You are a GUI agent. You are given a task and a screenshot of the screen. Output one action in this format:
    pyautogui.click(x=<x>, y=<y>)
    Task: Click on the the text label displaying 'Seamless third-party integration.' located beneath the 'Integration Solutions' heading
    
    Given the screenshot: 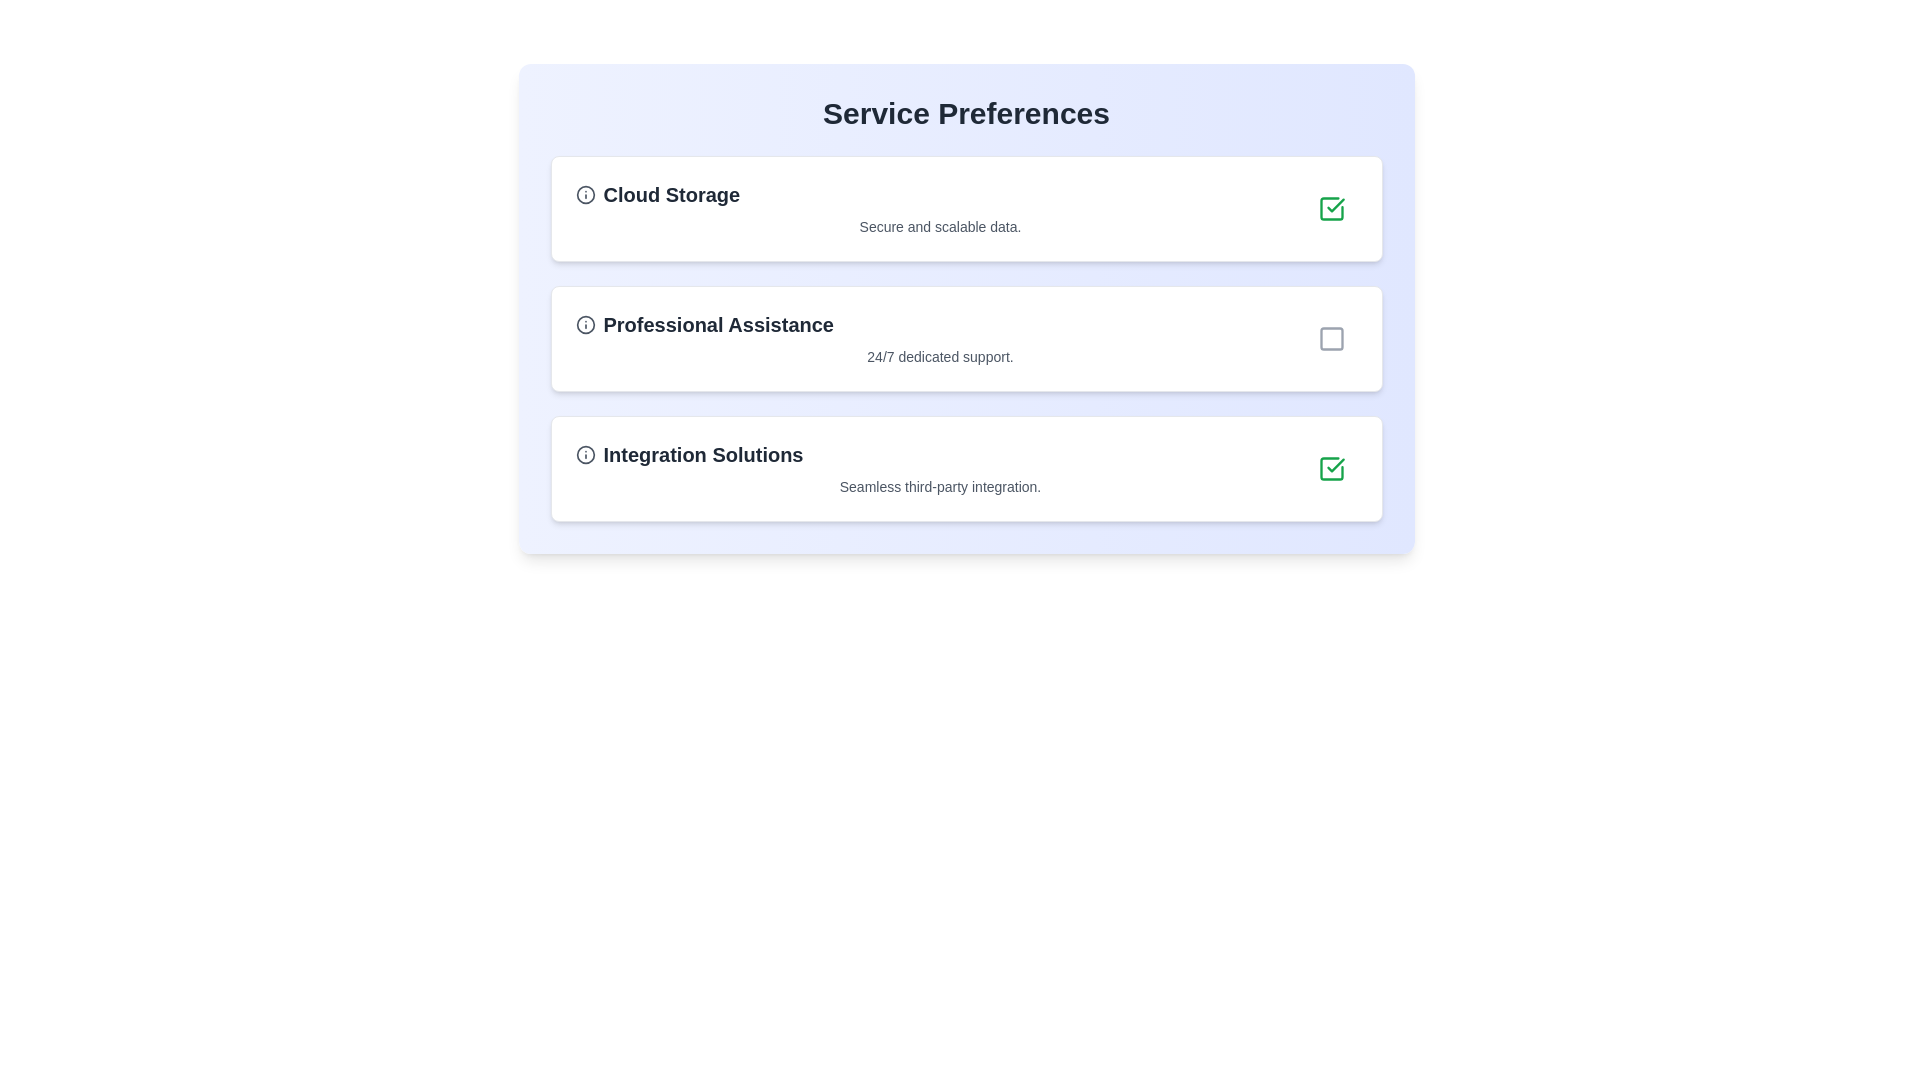 What is the action you would take?
    pyautogui.click(x=939, y=486)
    